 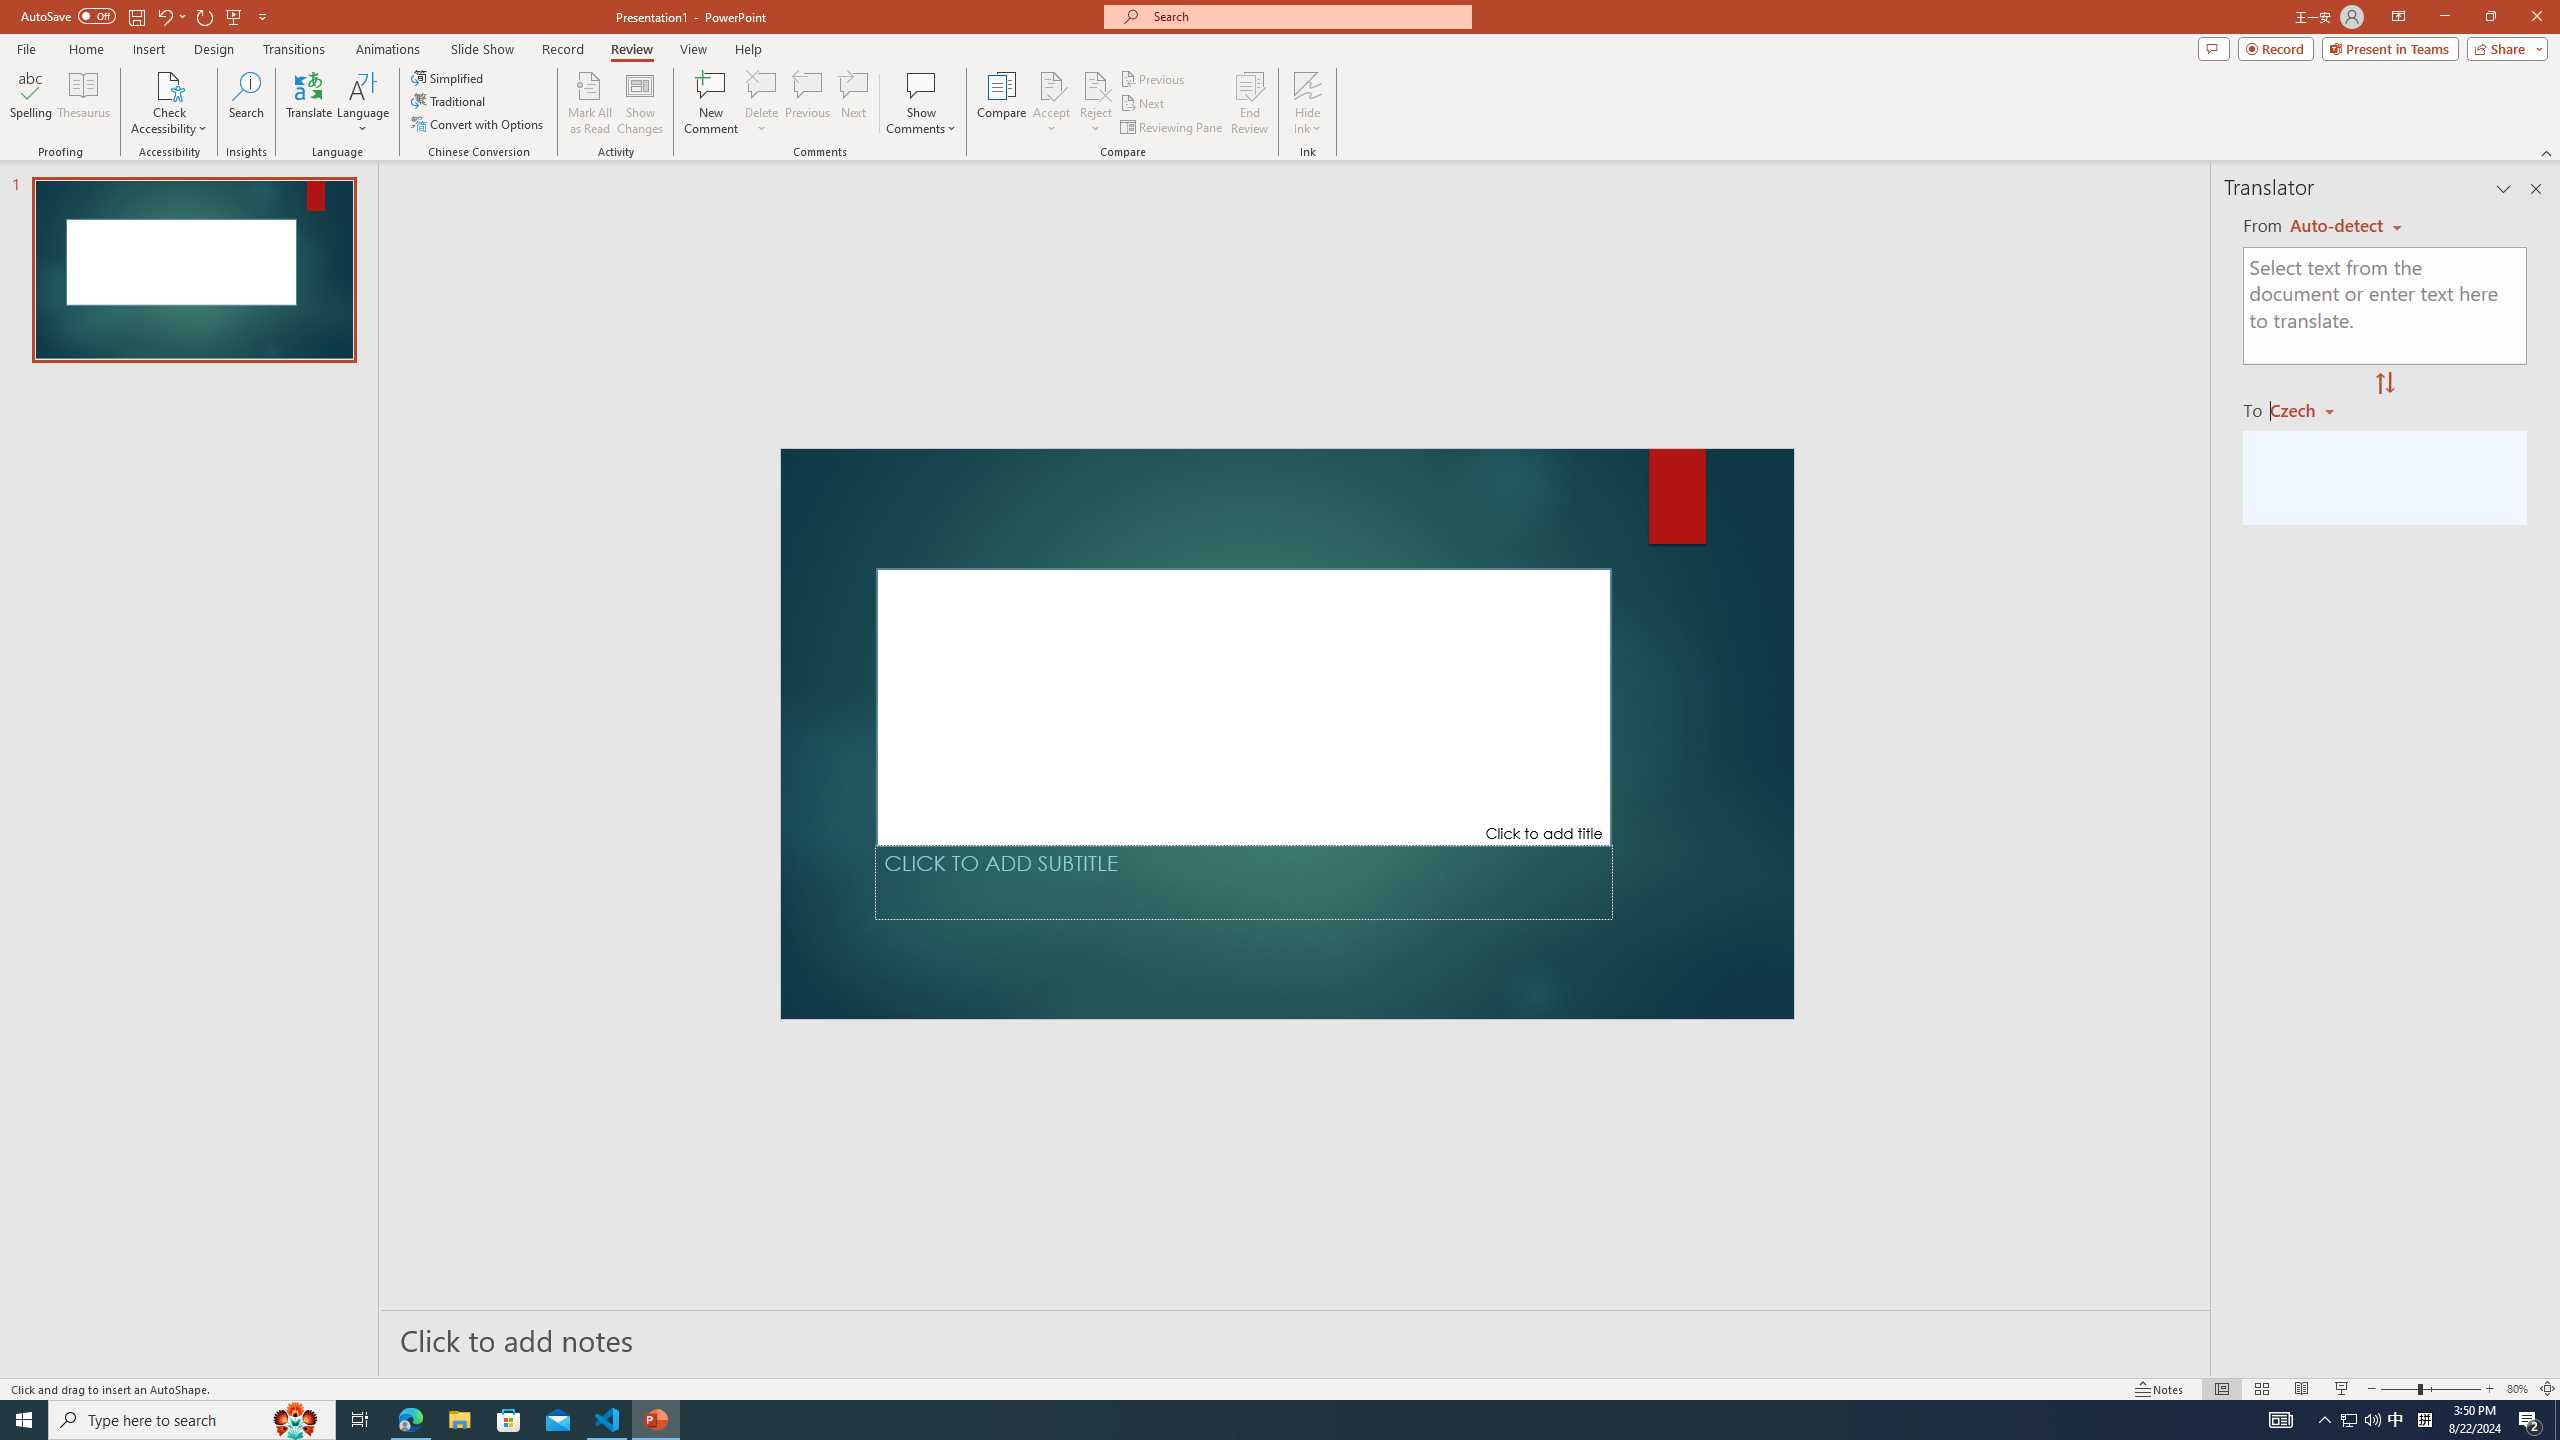 What do you see at coordinates (448, 77) in the screenshot?
I see `'Simplified'` at bounding box center [448, 77].